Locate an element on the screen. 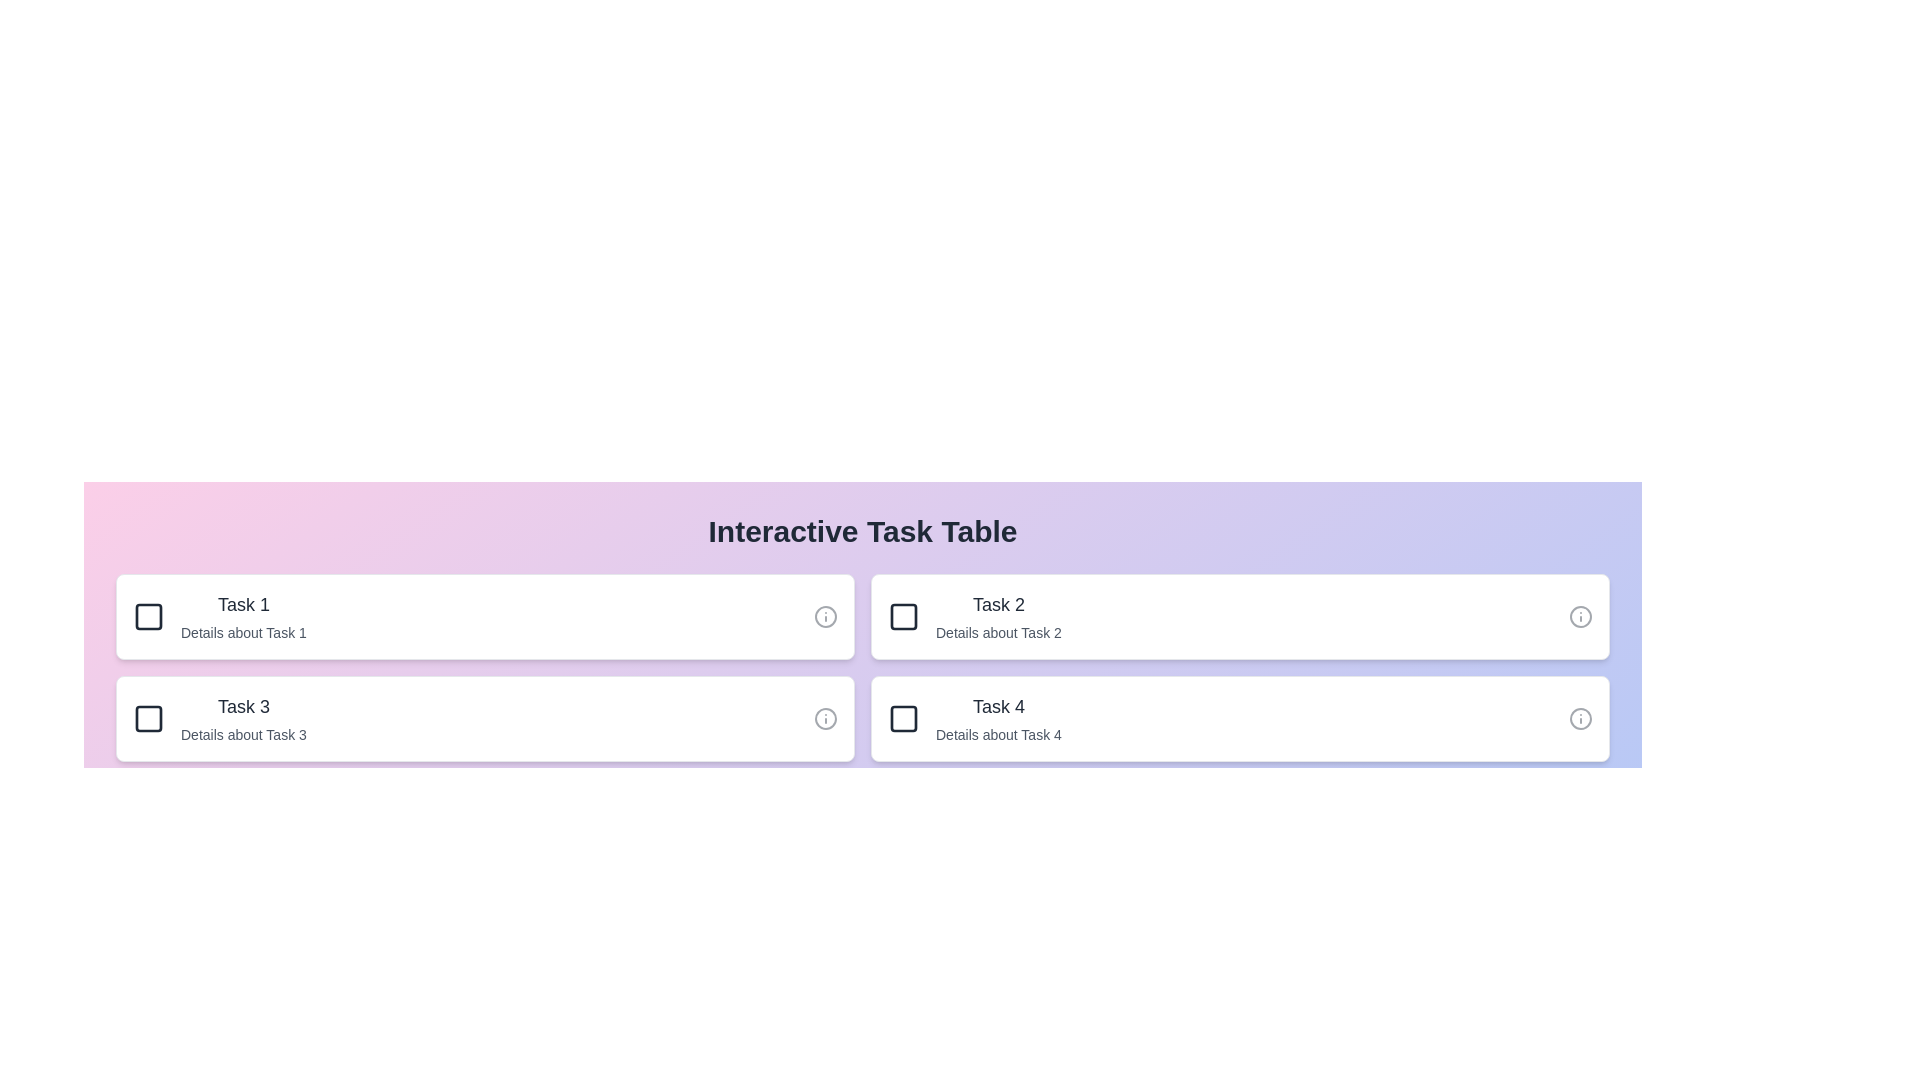 The height and width of the screenshot is (1080, 1920). the information icon for task 4 to view its details is located at coordinates (1579, 717).